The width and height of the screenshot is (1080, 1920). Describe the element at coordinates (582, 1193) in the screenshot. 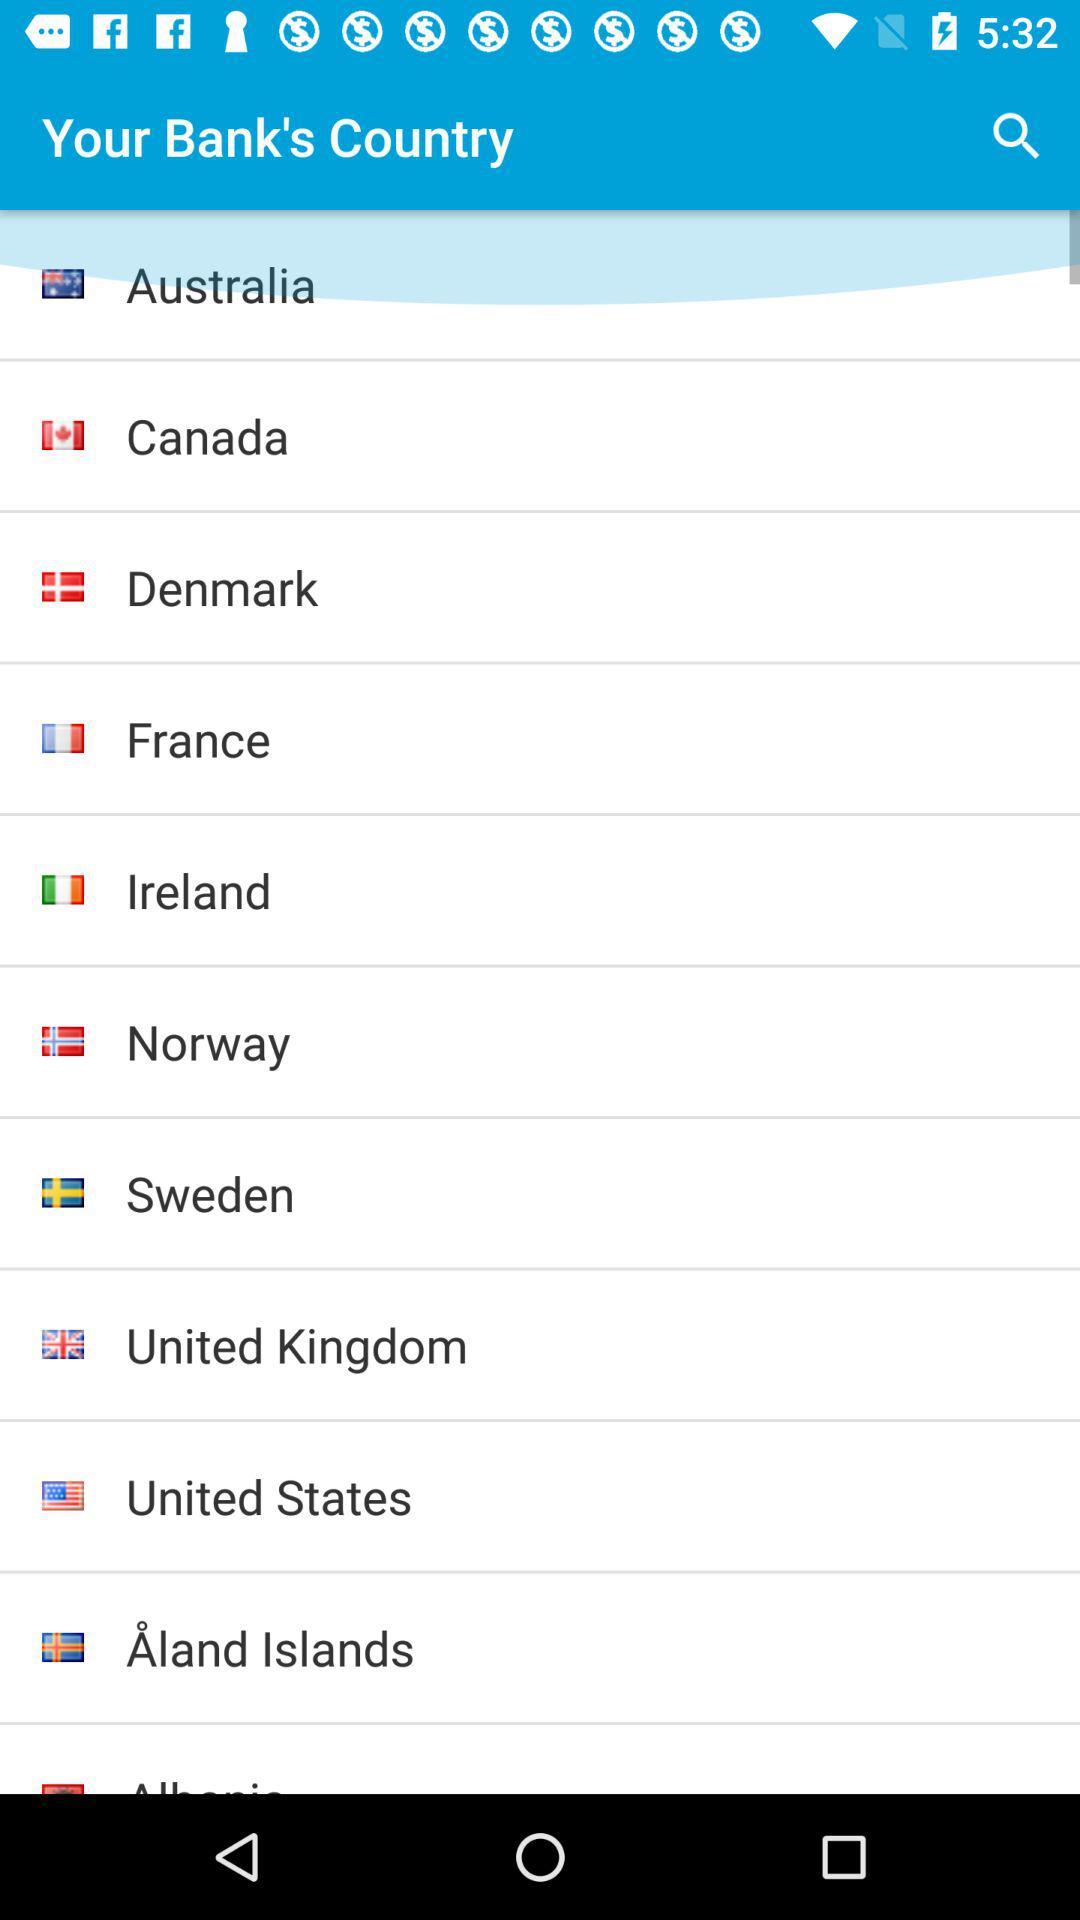

I see `sweden` at that location.